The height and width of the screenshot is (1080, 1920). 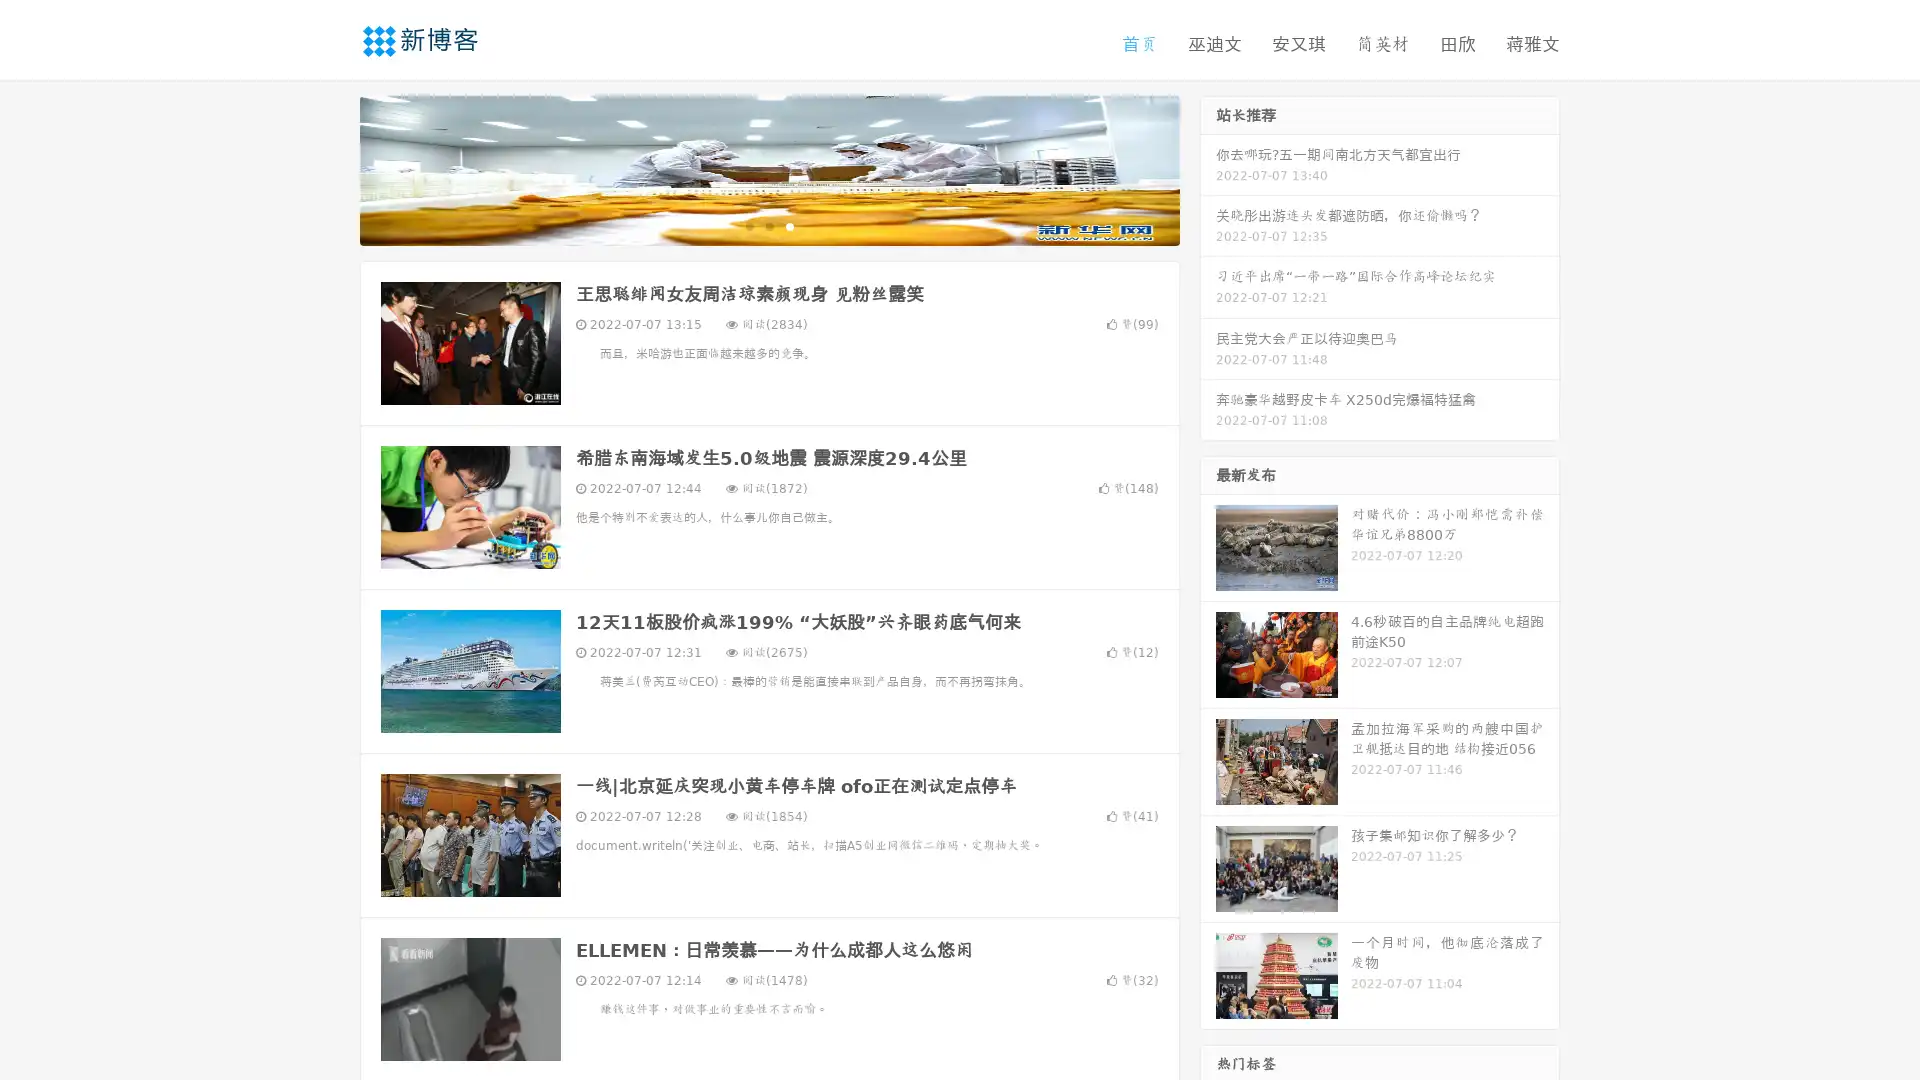 What do you see at coordinates (1208, 168) in the screenshot?
I see `Next slide` at bounding box center [1208, 168].